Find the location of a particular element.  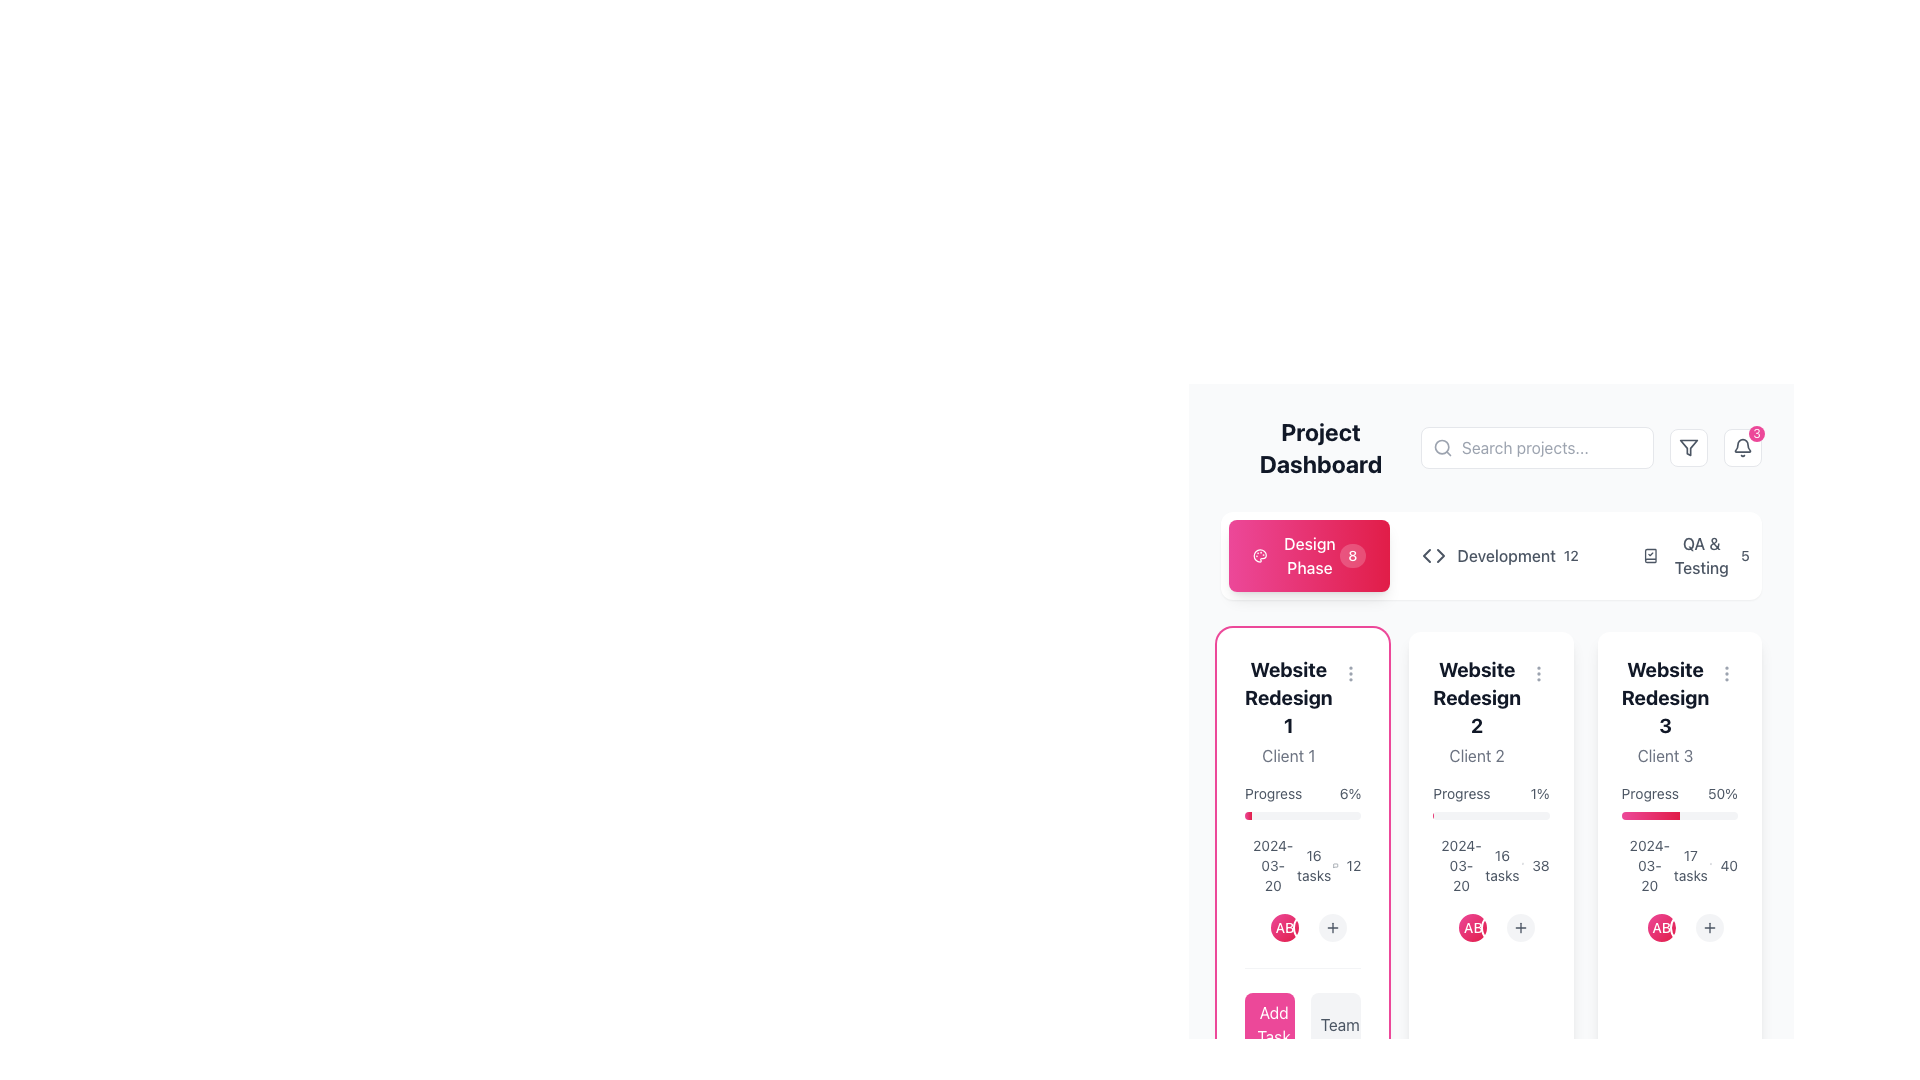

text label indicating the category or phase named 'Development', which is located in the horizontal navigation section near the top of the interface, between an icon resembling code brackets and a badge displaying the number '12' is located at coordinates (1488, 555).